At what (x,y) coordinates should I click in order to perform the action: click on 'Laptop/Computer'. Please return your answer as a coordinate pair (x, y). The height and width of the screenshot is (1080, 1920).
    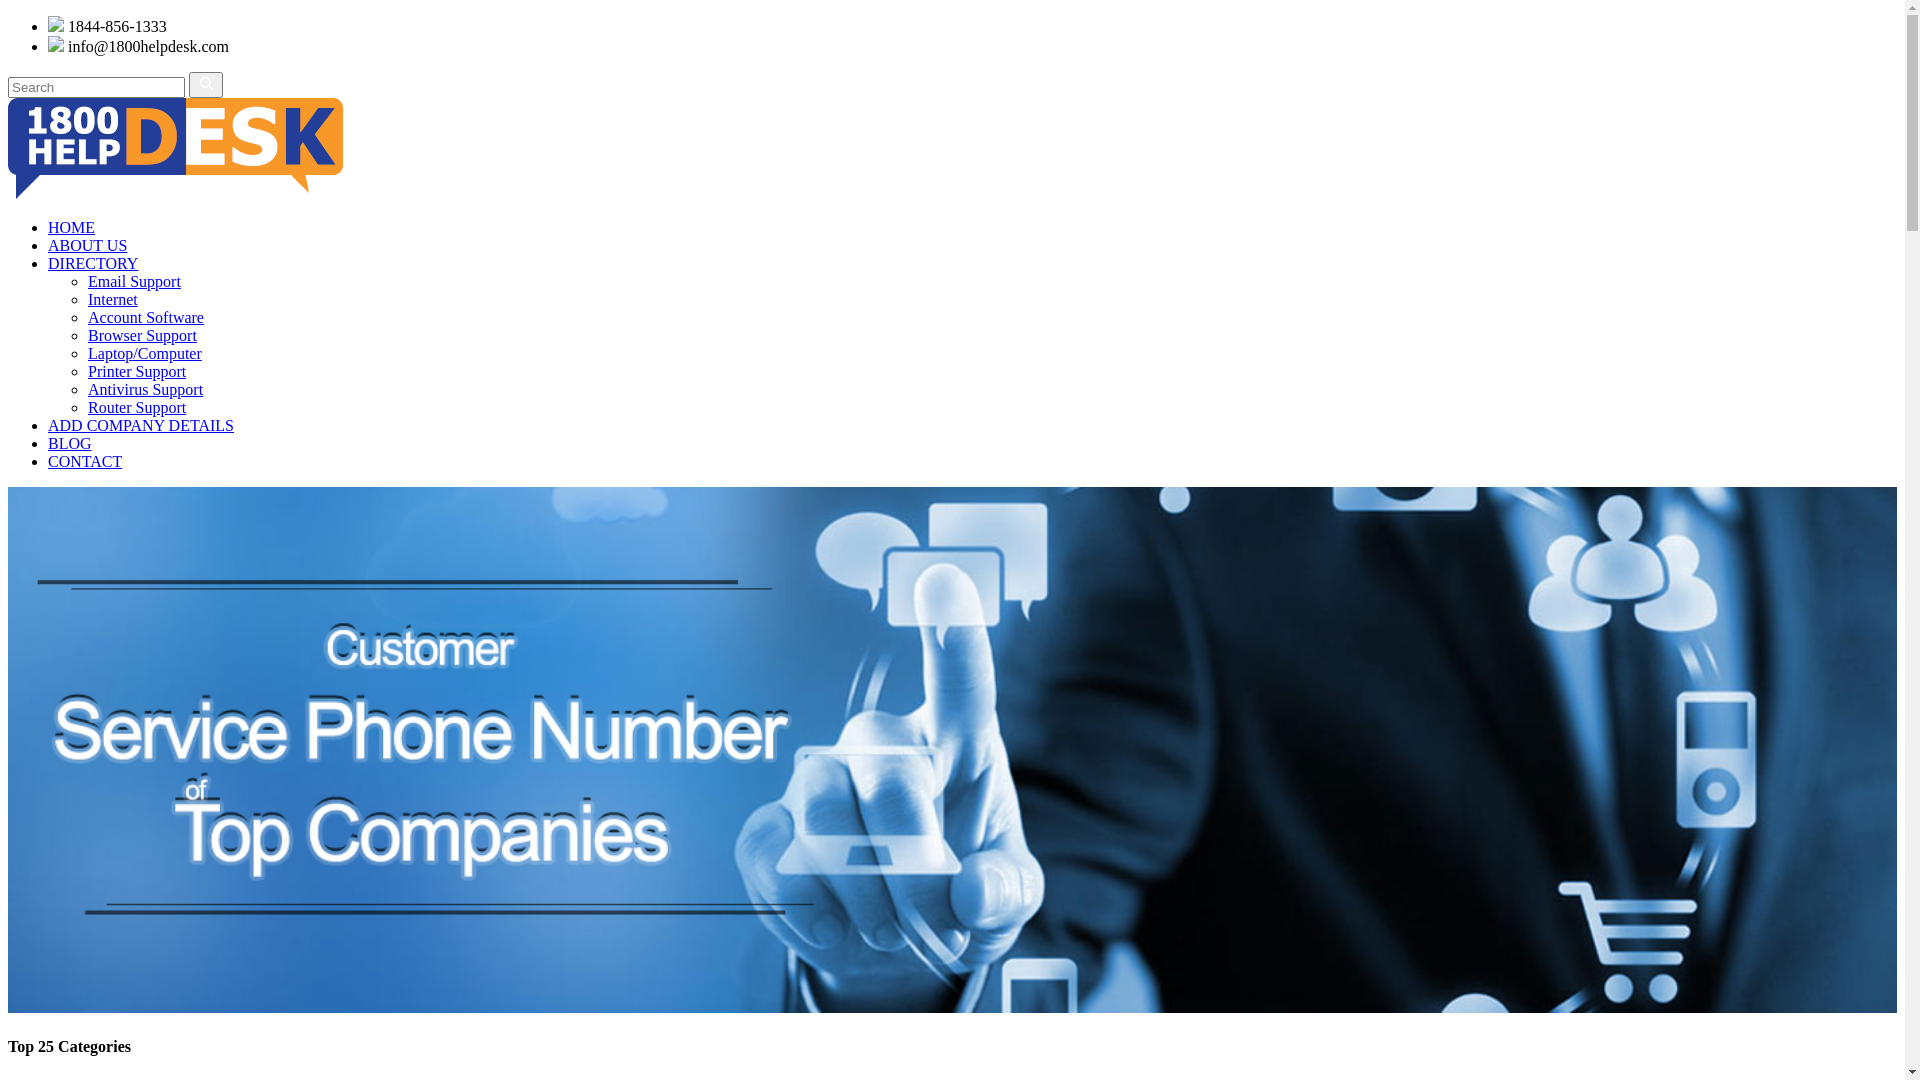
    Looking at the image, I should click on (86, 352).